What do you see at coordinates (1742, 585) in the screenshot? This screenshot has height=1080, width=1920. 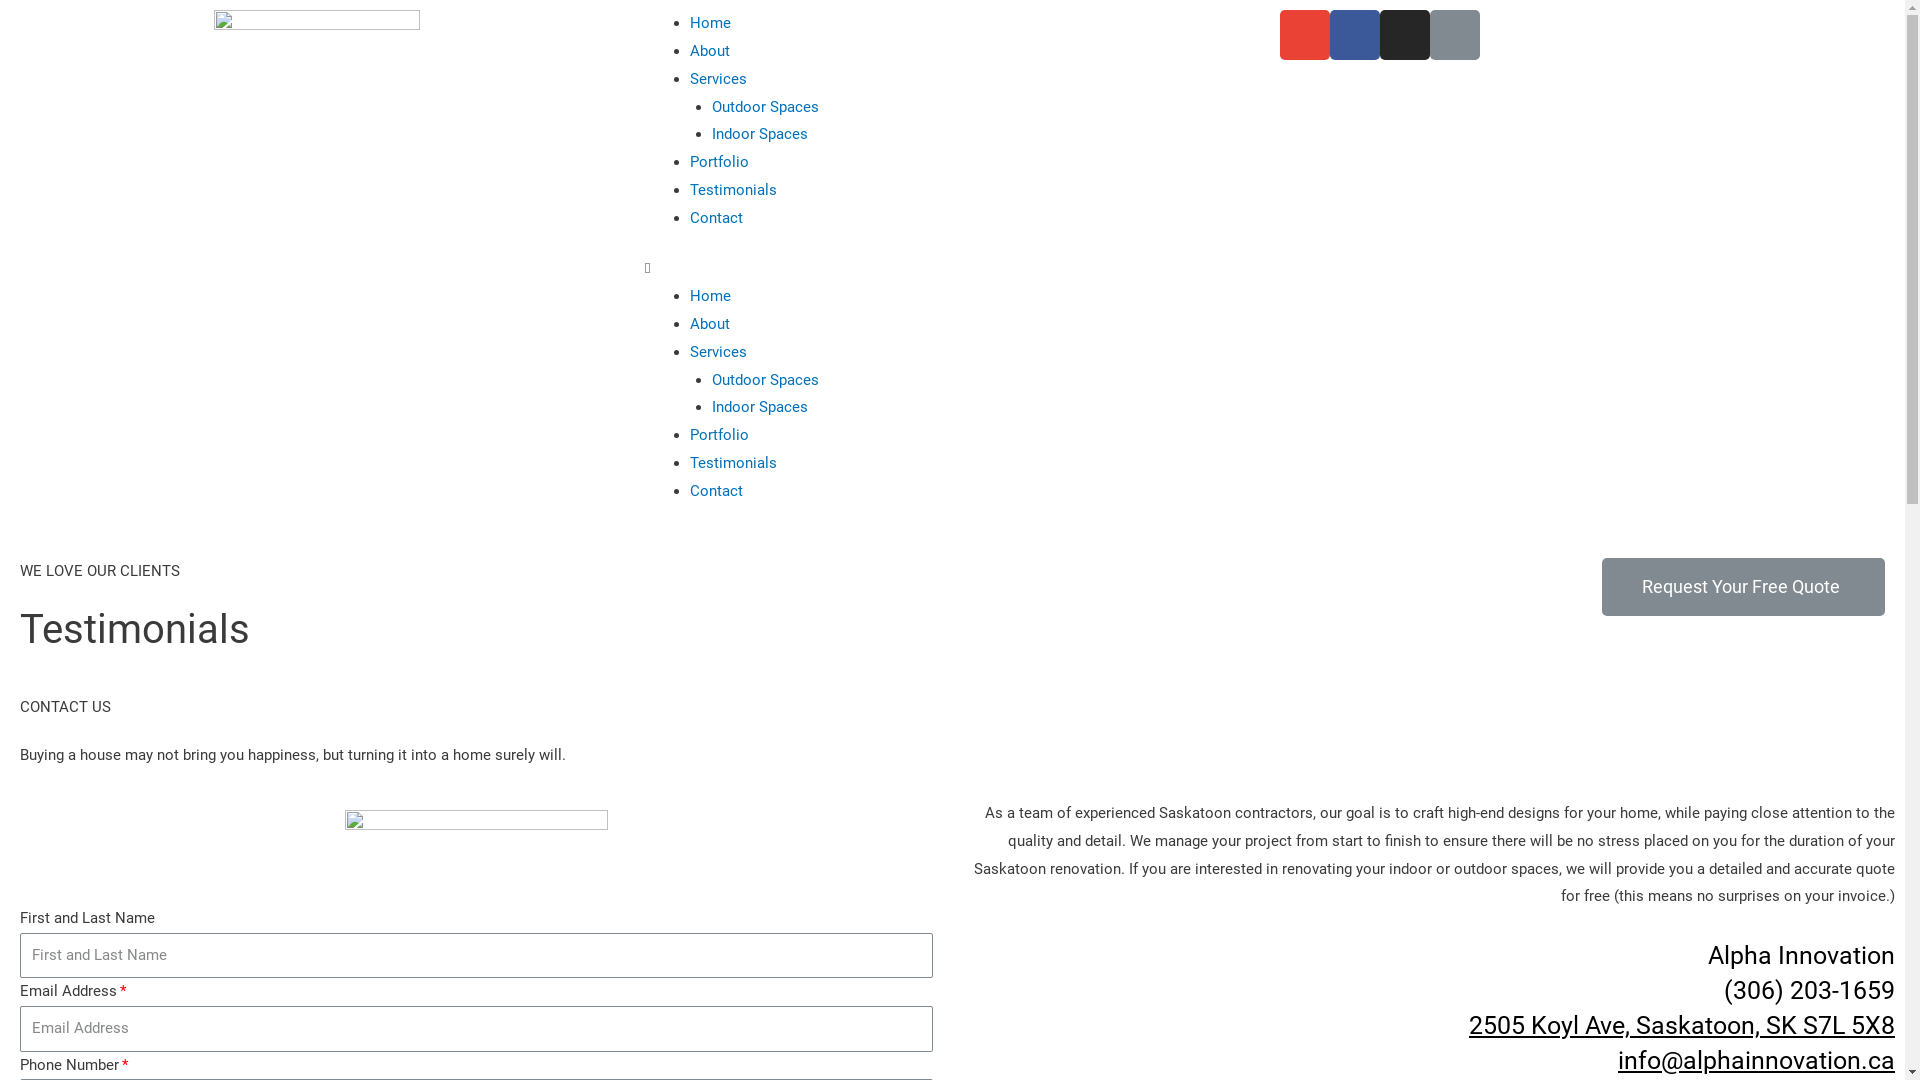 I see `'Request Your Free Quote'` at bounding box center [1742, 585].